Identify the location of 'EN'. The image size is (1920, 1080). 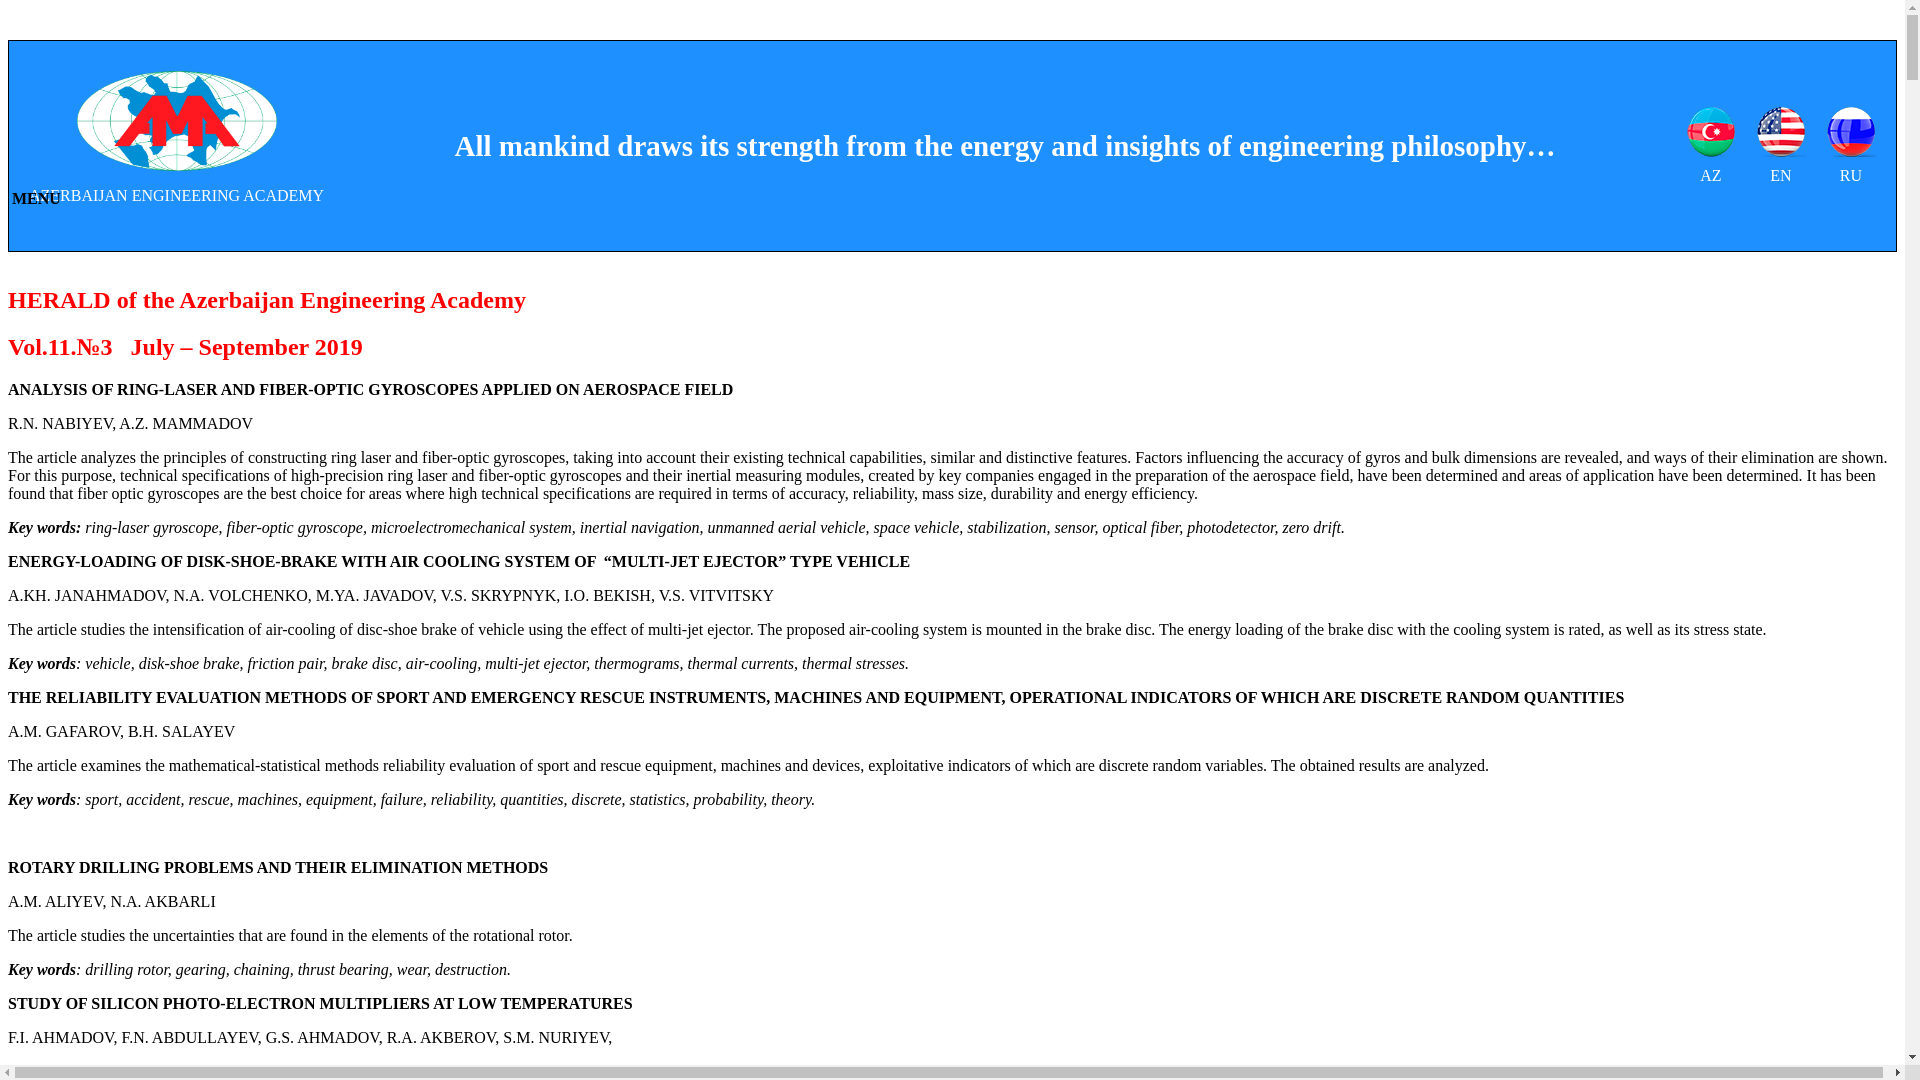
(1780, 145).